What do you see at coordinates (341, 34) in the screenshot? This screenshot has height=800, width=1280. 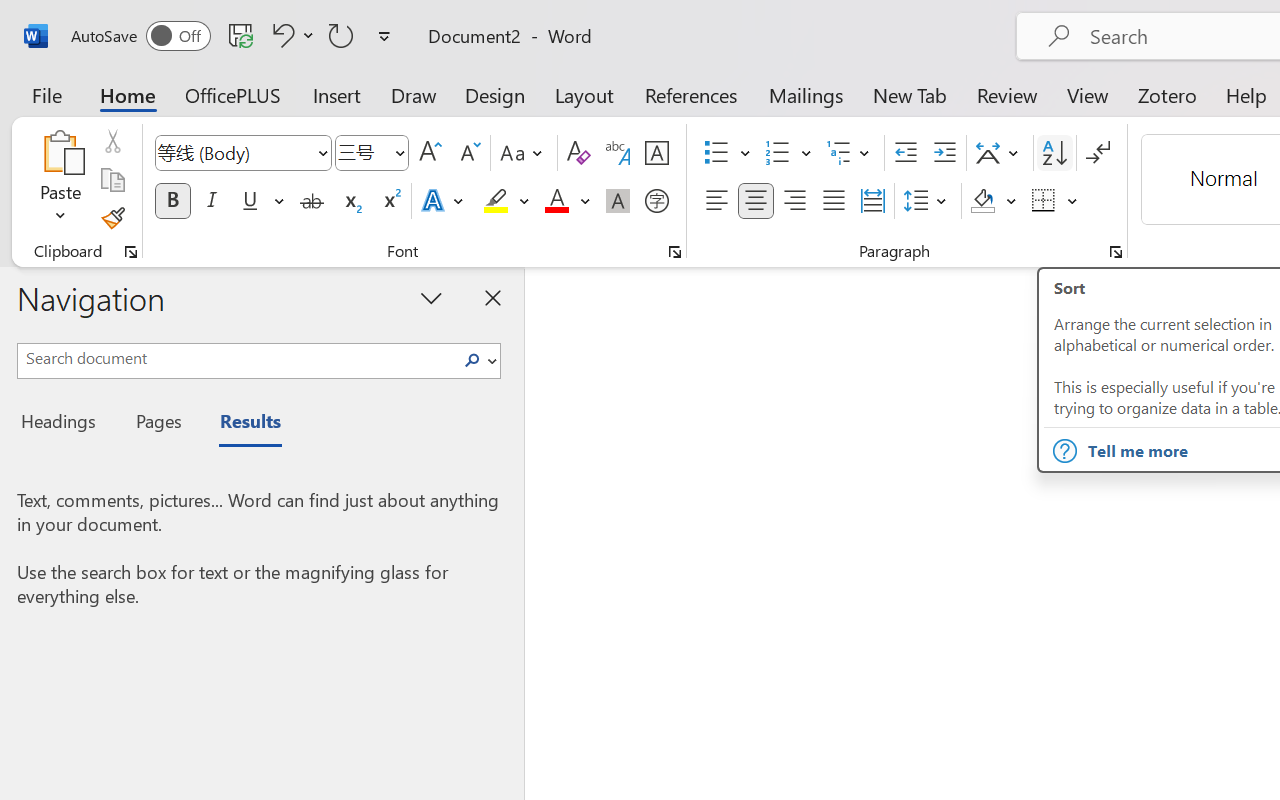 I see `'Repeat Doc Close'` at bounding box center [341, 34].